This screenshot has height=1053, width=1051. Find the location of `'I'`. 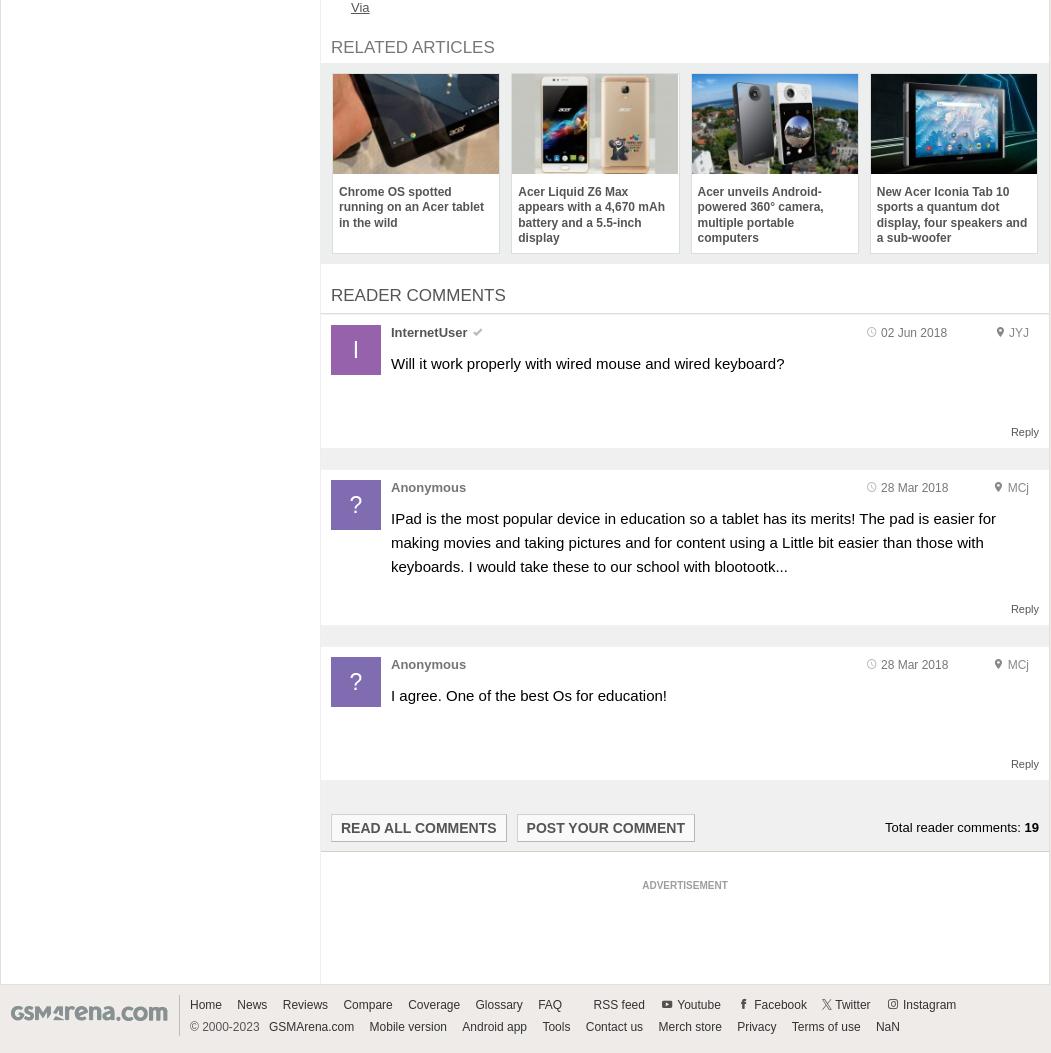

'I' is located at coordinates (355, 347).